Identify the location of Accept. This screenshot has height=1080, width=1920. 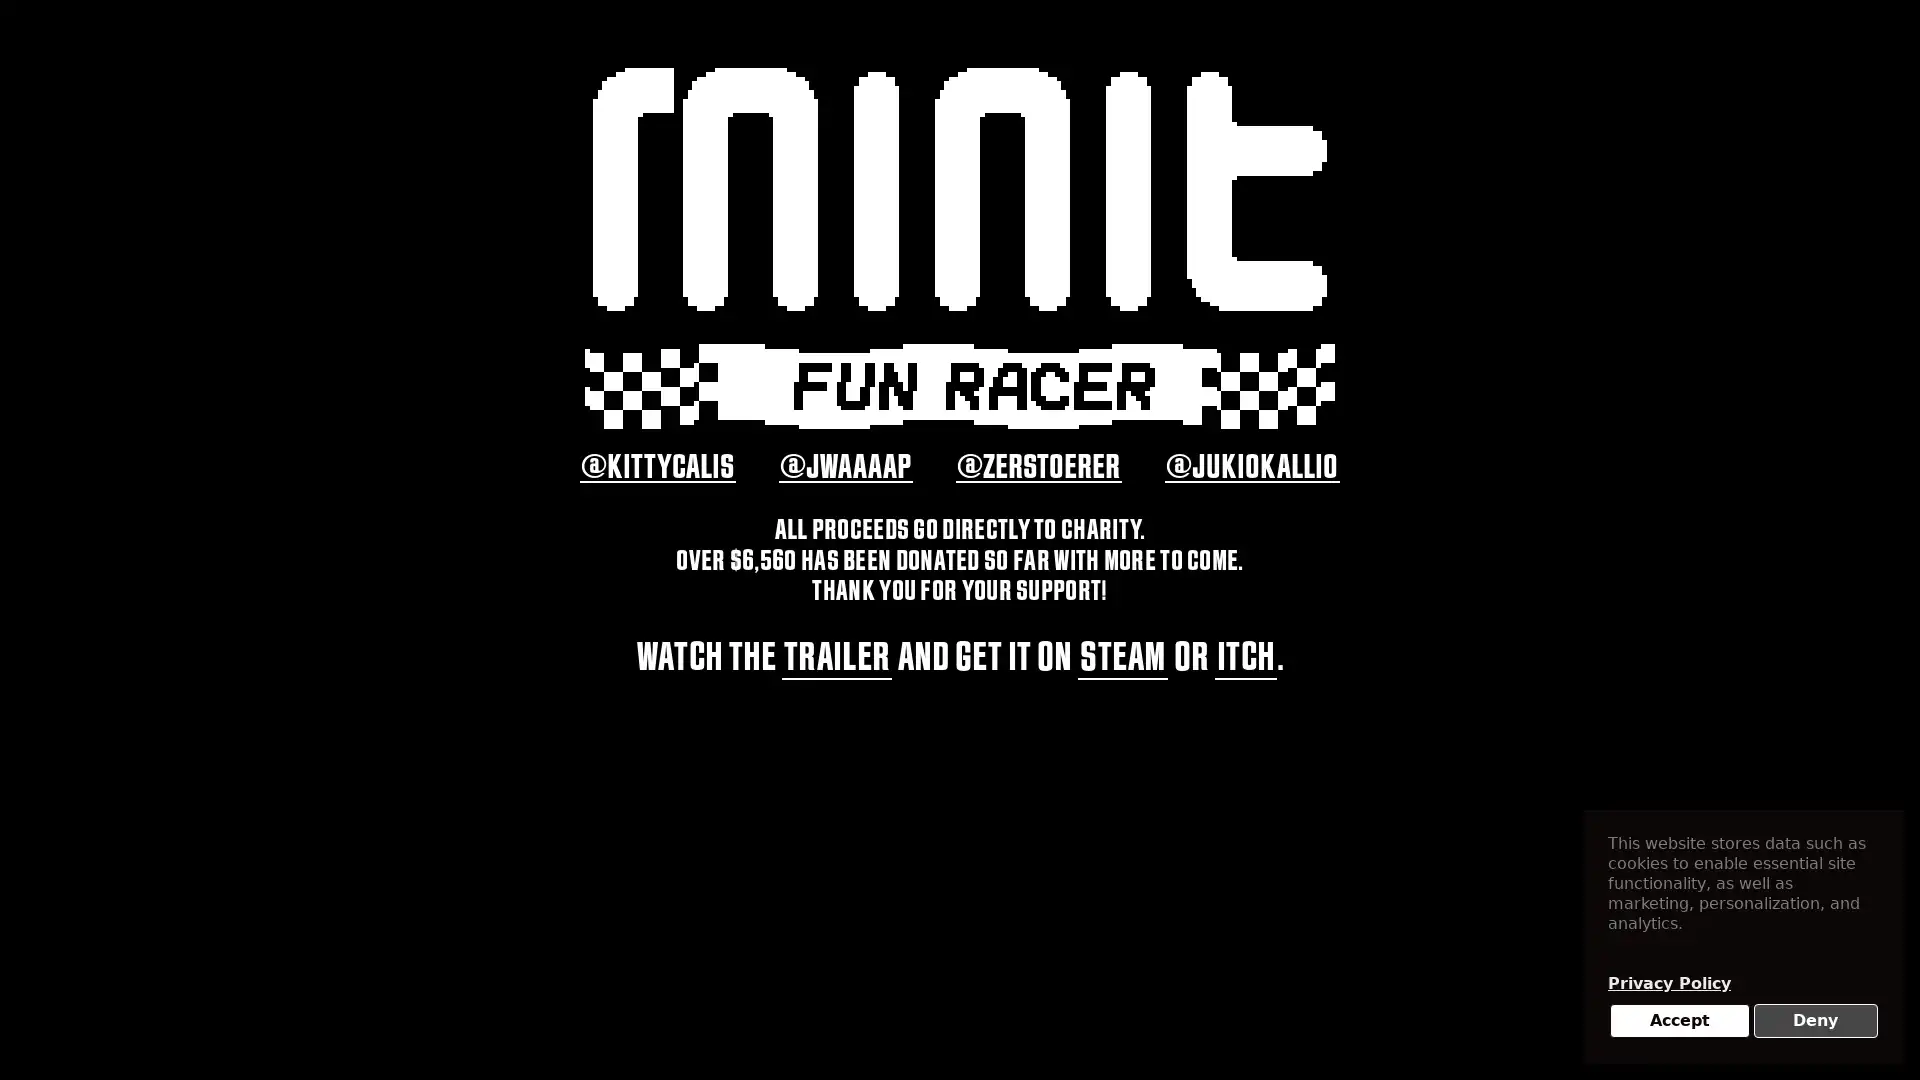
(1679, 1021).